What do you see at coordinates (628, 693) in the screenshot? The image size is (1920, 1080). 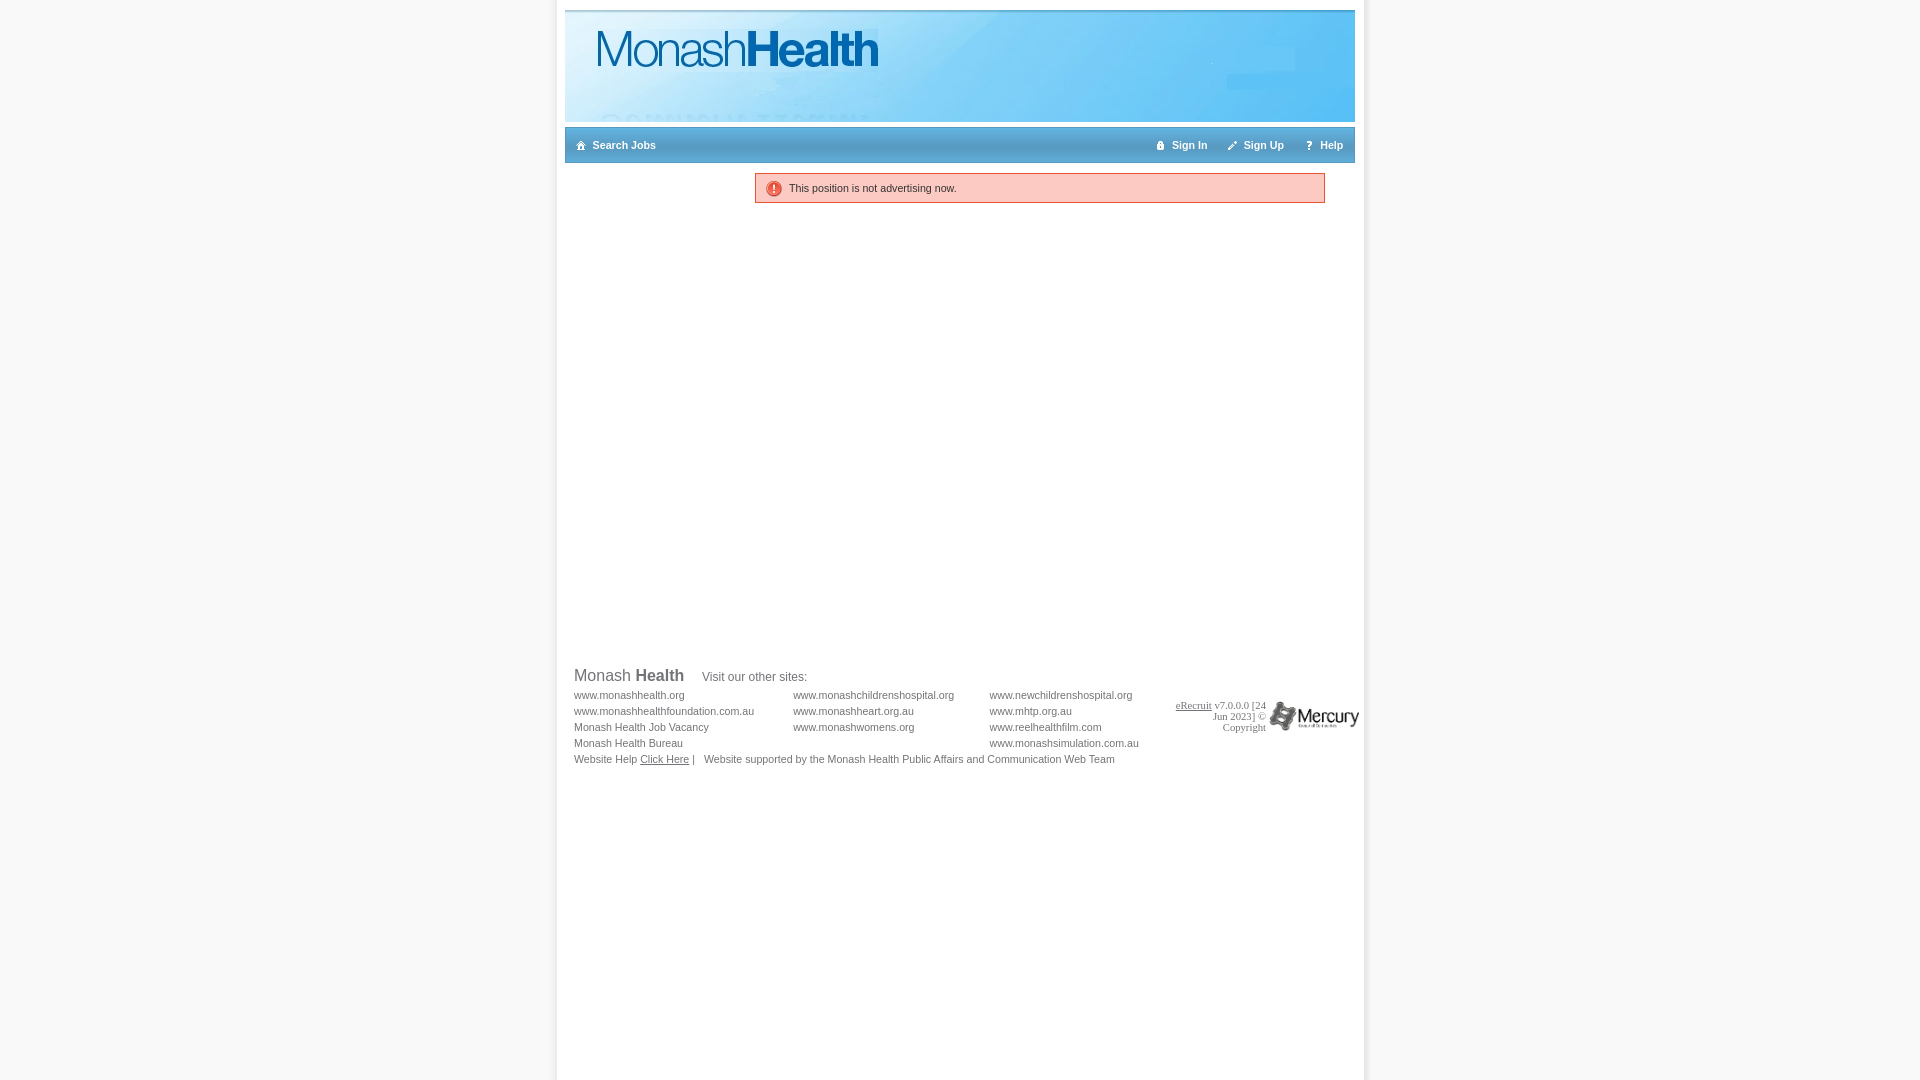 I see `'www.monashhealth.org'` at bounding box center [628, 693].